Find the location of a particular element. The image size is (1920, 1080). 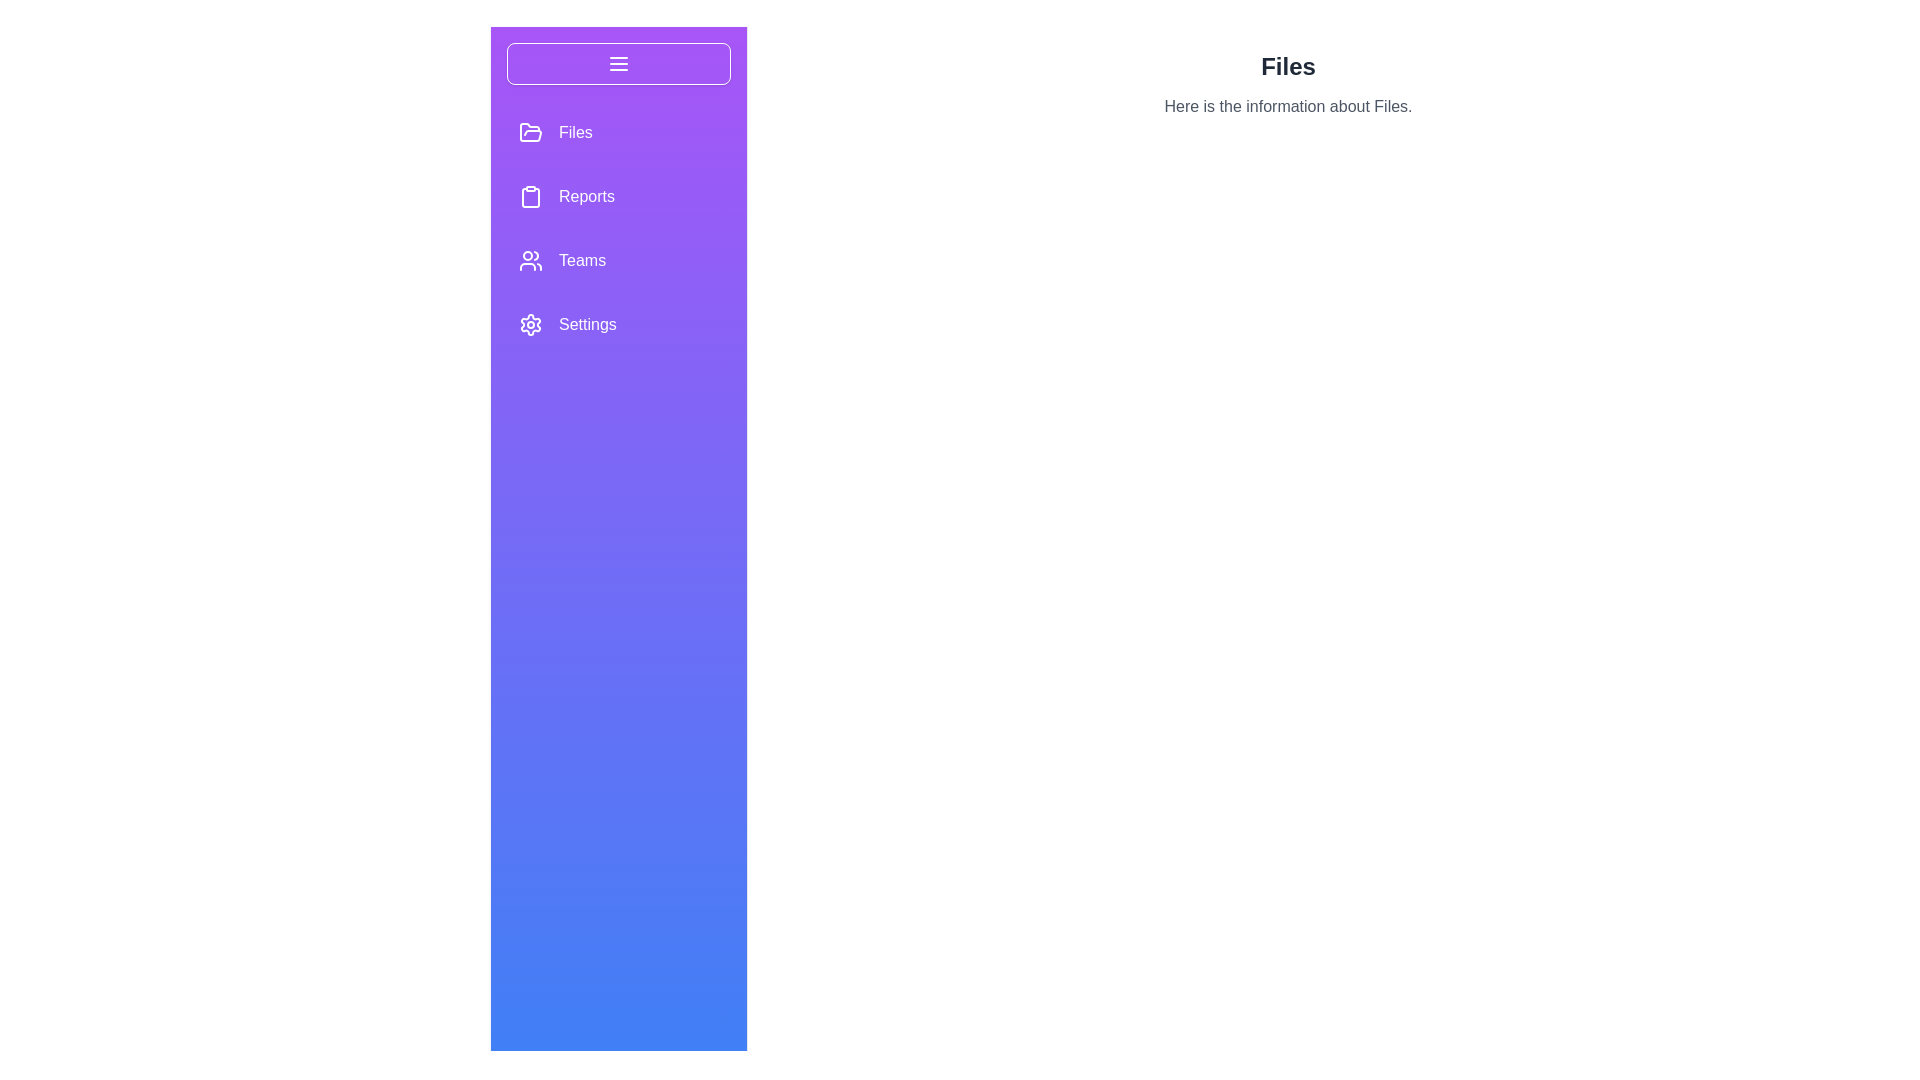

the menu option Teams to display its hover effect is located at coordinates (618, 260).